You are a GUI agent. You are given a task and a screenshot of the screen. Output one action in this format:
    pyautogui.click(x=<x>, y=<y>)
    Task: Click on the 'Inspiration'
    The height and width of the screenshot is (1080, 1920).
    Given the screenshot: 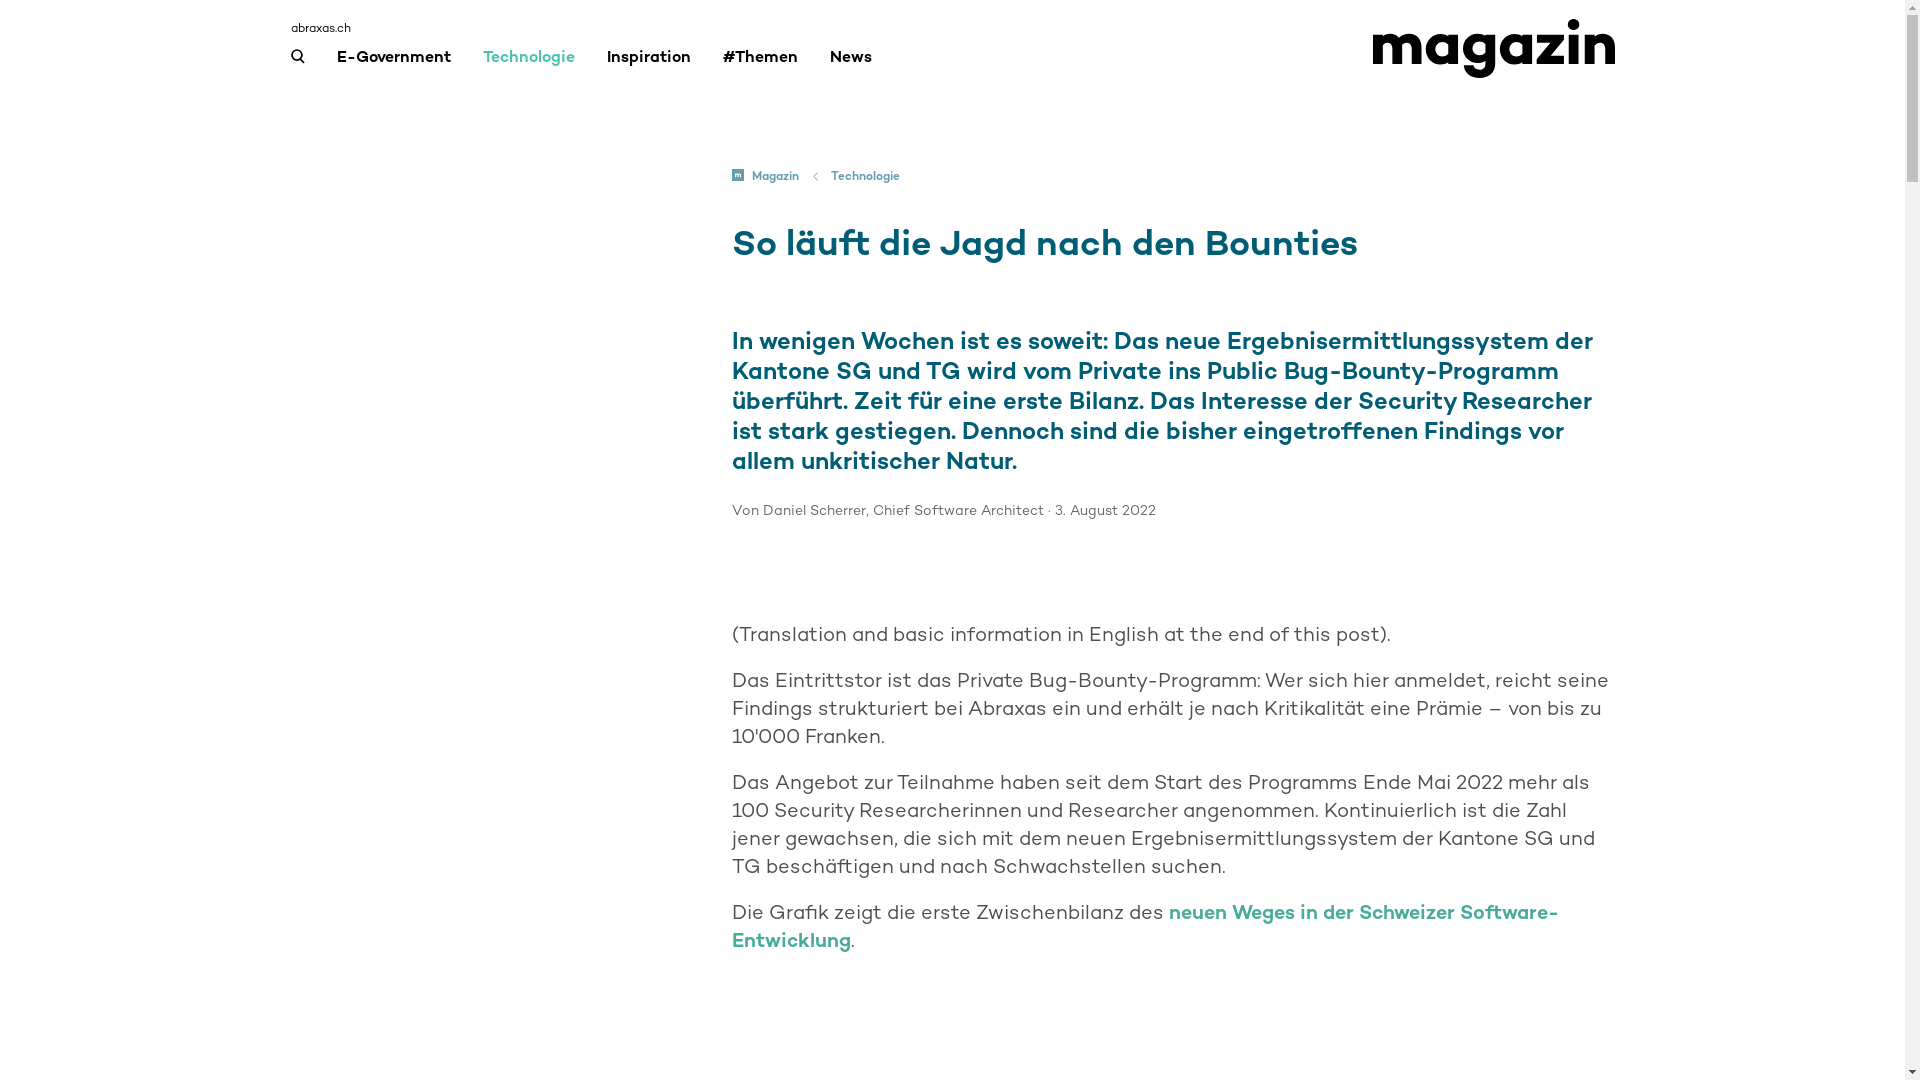 What is the action you would take?
    pyautogui.click(x=604, y=64)
    